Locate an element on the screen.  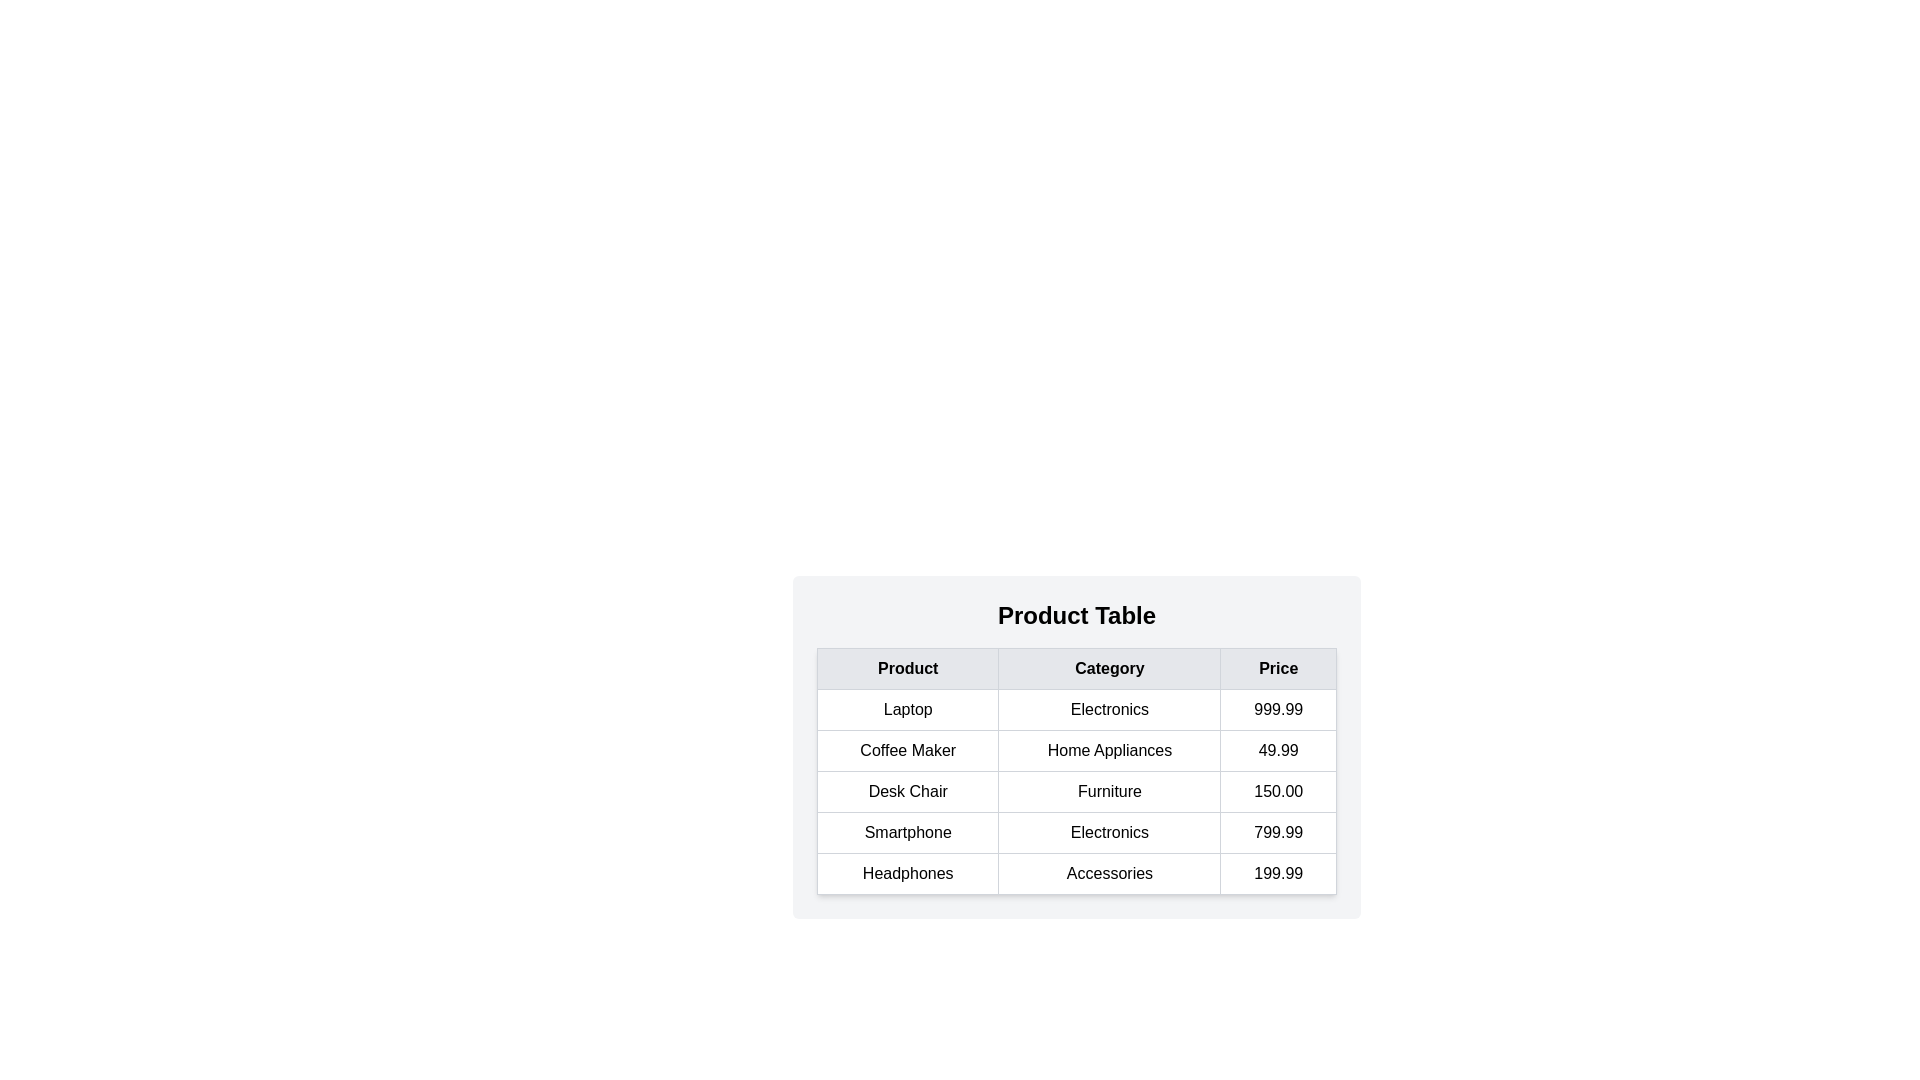
the table cell containing the price '49.99' of the 'Coffee Maker' product is located at coordinates (1277, 751).